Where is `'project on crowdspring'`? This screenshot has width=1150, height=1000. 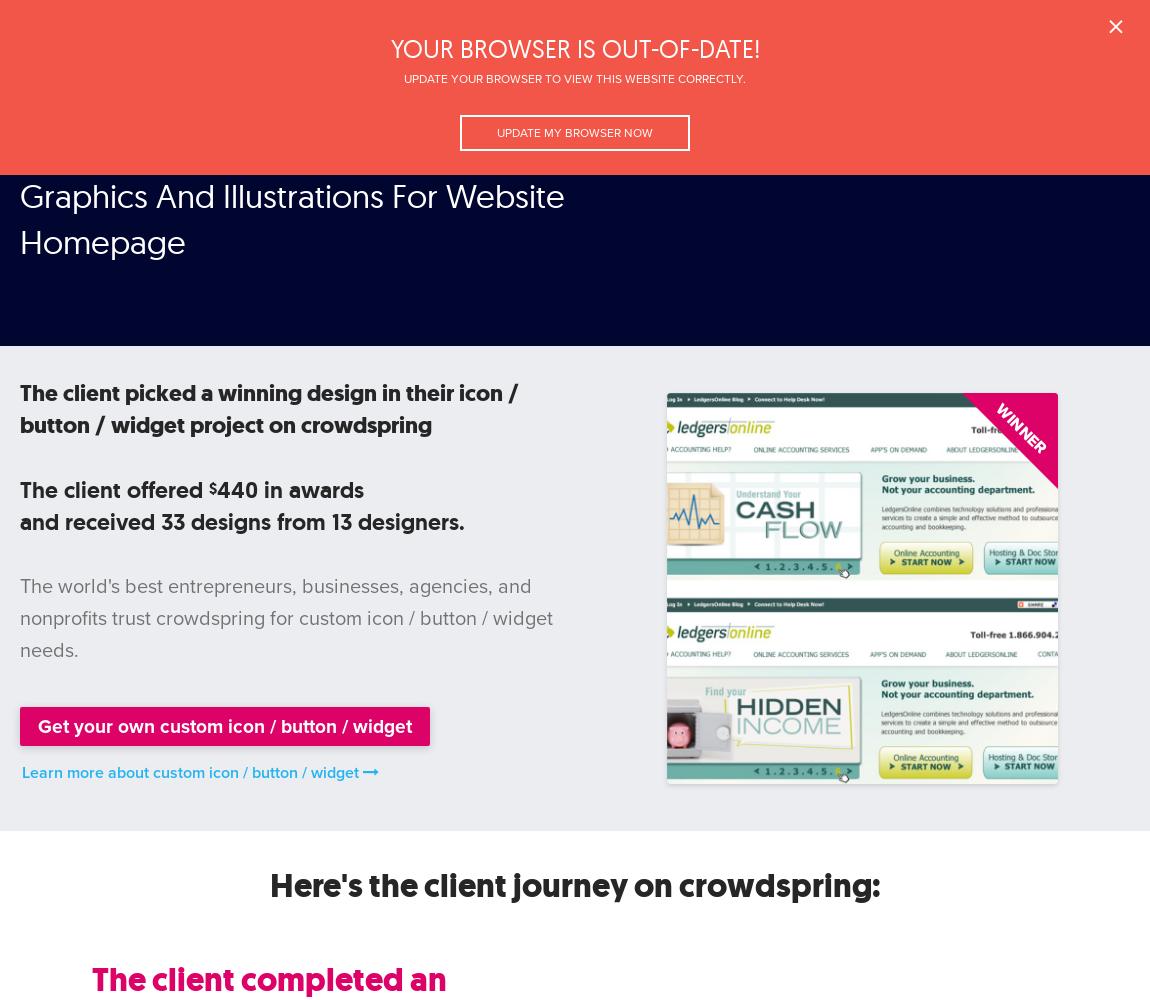 'project on crowdspring' is located at coordinates (184, 424).